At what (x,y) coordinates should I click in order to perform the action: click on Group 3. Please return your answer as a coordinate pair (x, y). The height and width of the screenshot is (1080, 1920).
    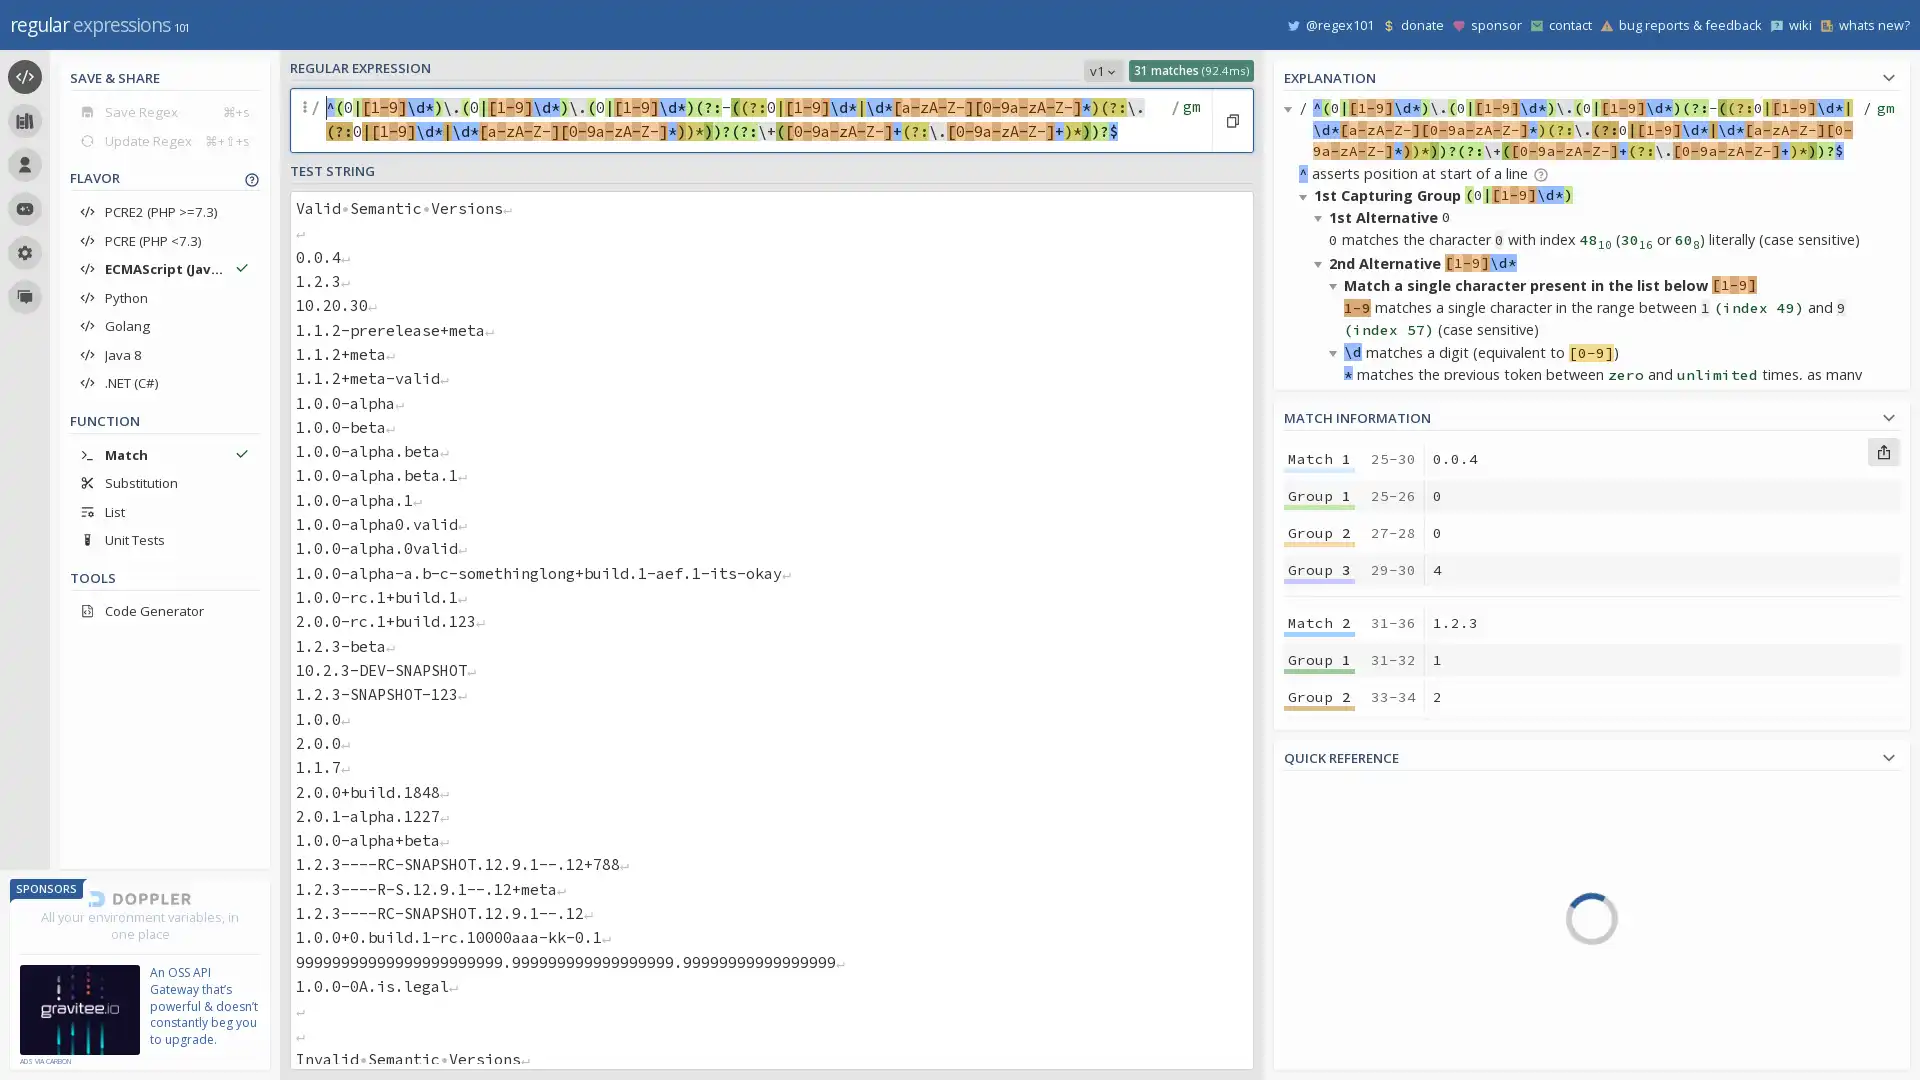
    Looking at the image, I should click on (1319, 733).